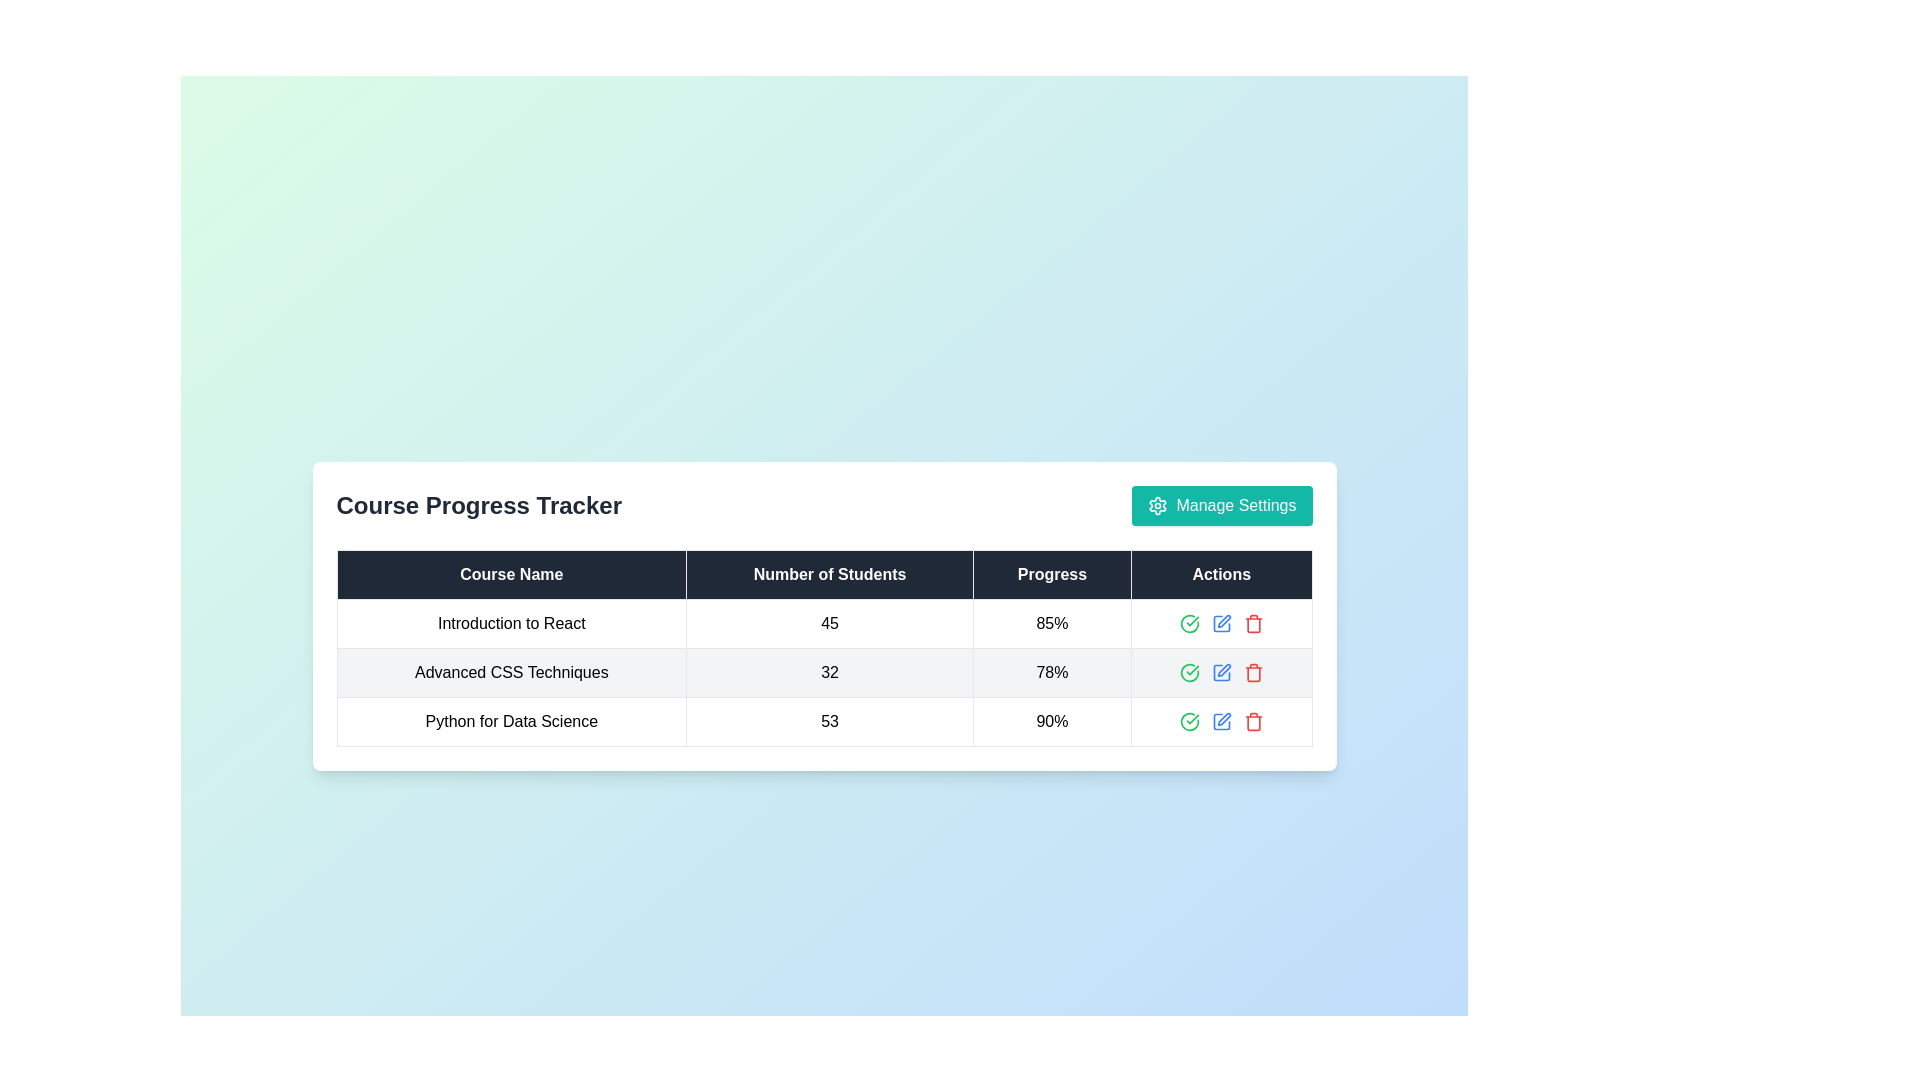 This screenshot has height=1080, width=1920. Describe the element at coordinates (1220, 672) in the screenshot. I see `the edit icon button in the 'Actions' column for 'Advanced CSS Techniques'` at that location.